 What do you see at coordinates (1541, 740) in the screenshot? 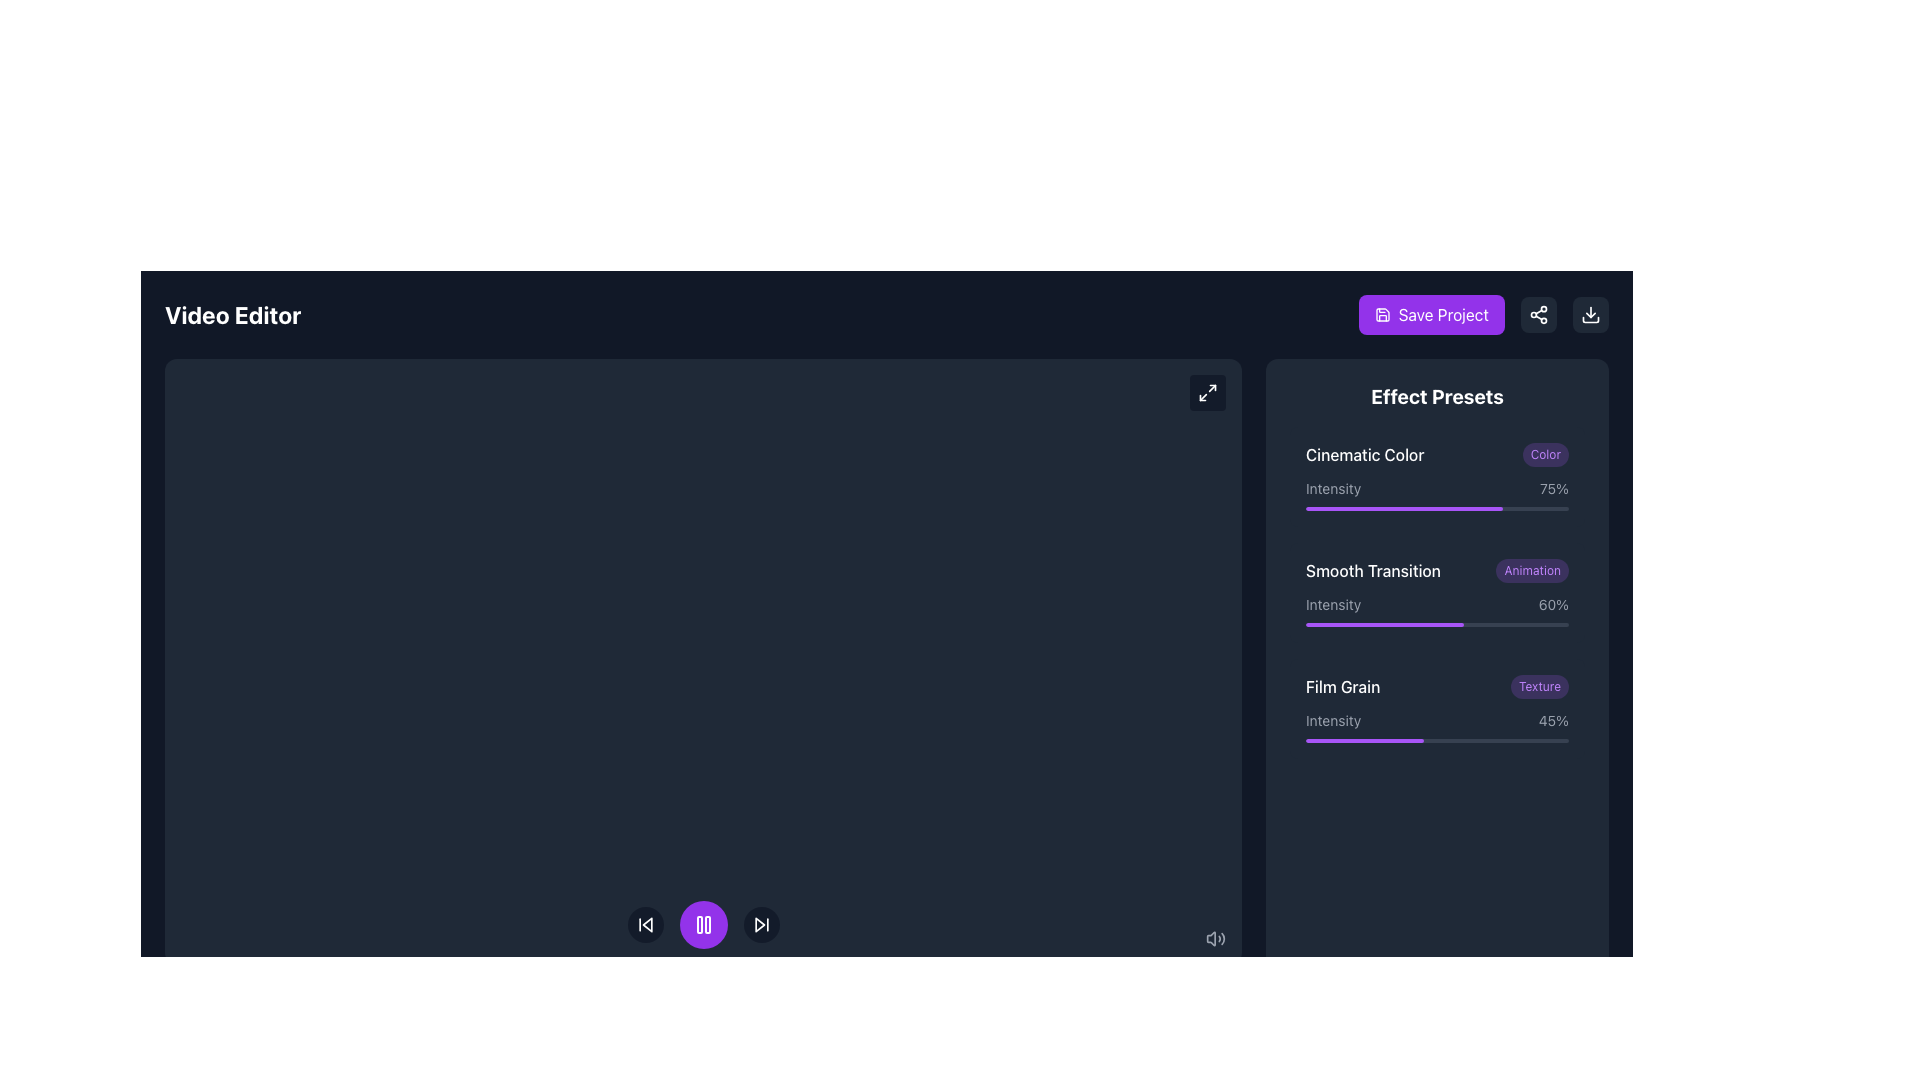
I see `the intensity slider` at bounding box center [1541, 740].